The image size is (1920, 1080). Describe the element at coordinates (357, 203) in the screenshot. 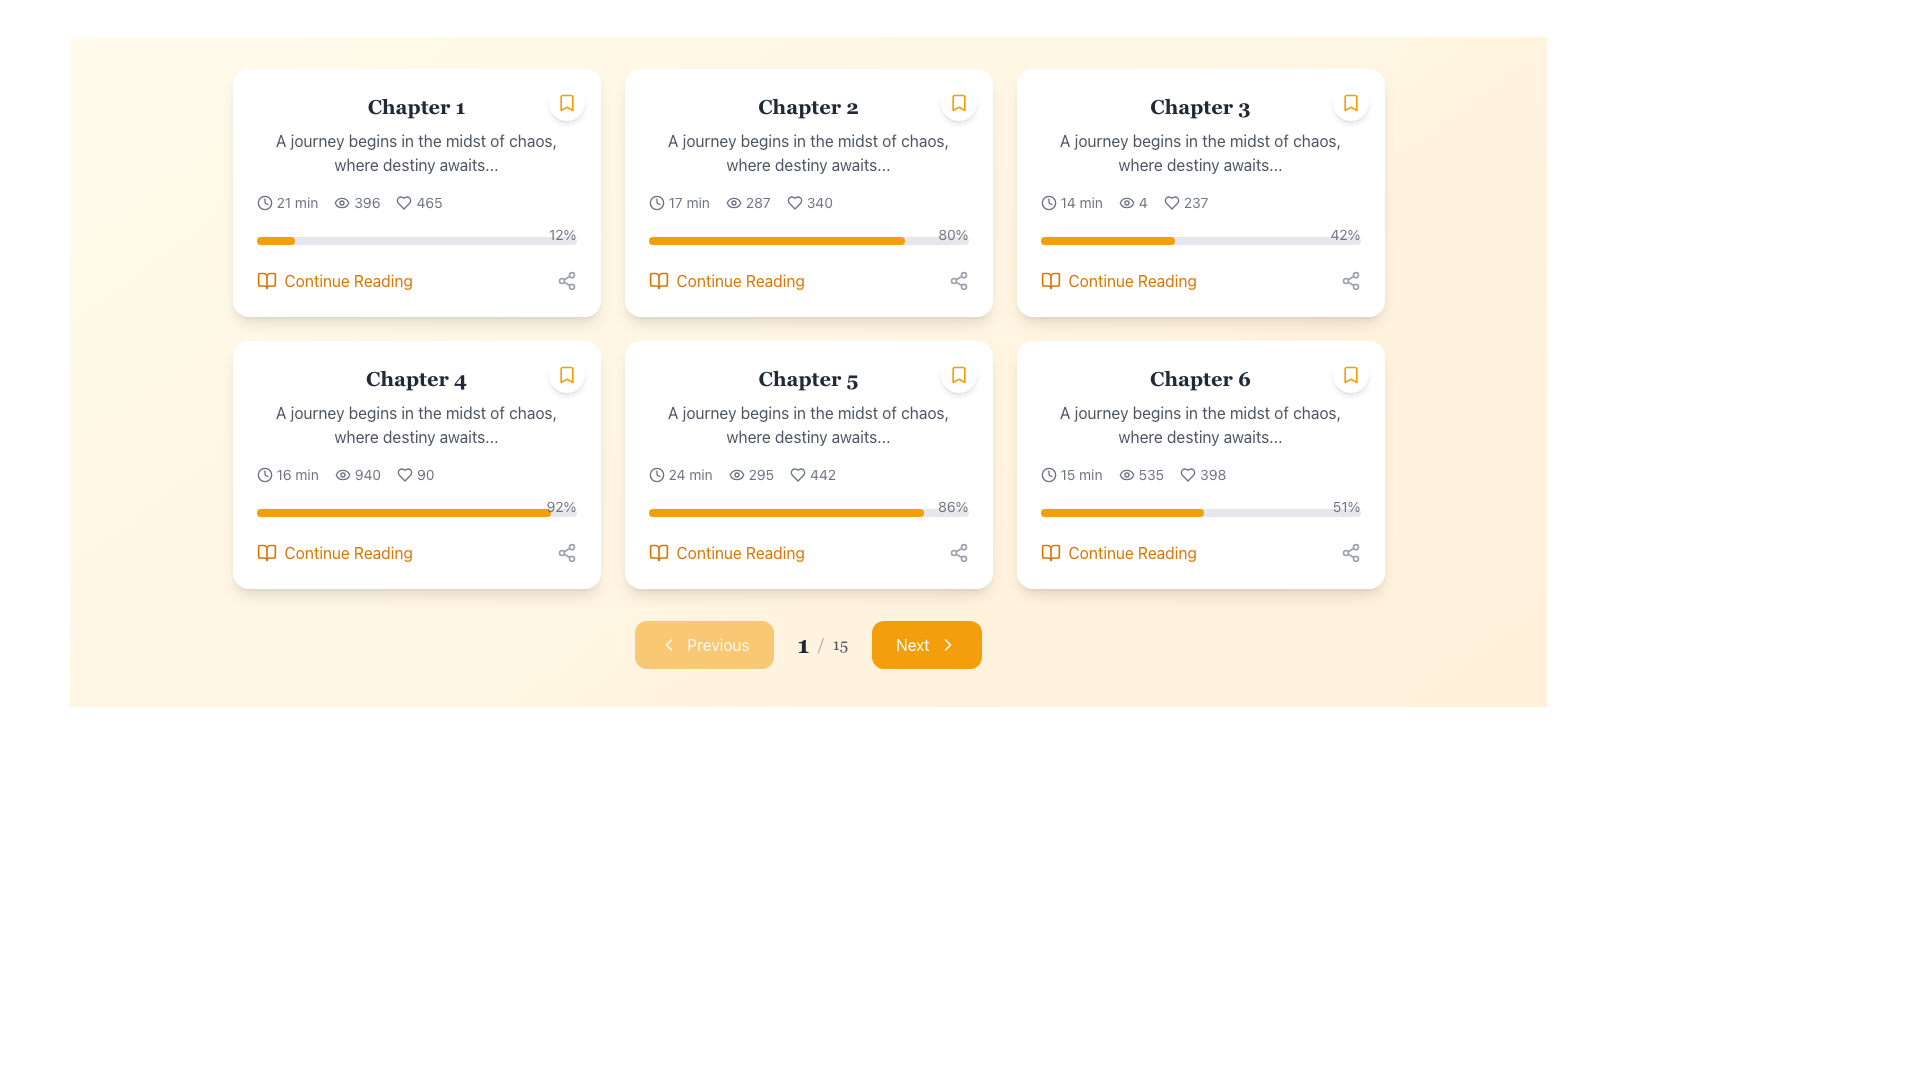

I see `the eye icon followed by the number '396' located in the first card under 'Chapter 1'` at that location.